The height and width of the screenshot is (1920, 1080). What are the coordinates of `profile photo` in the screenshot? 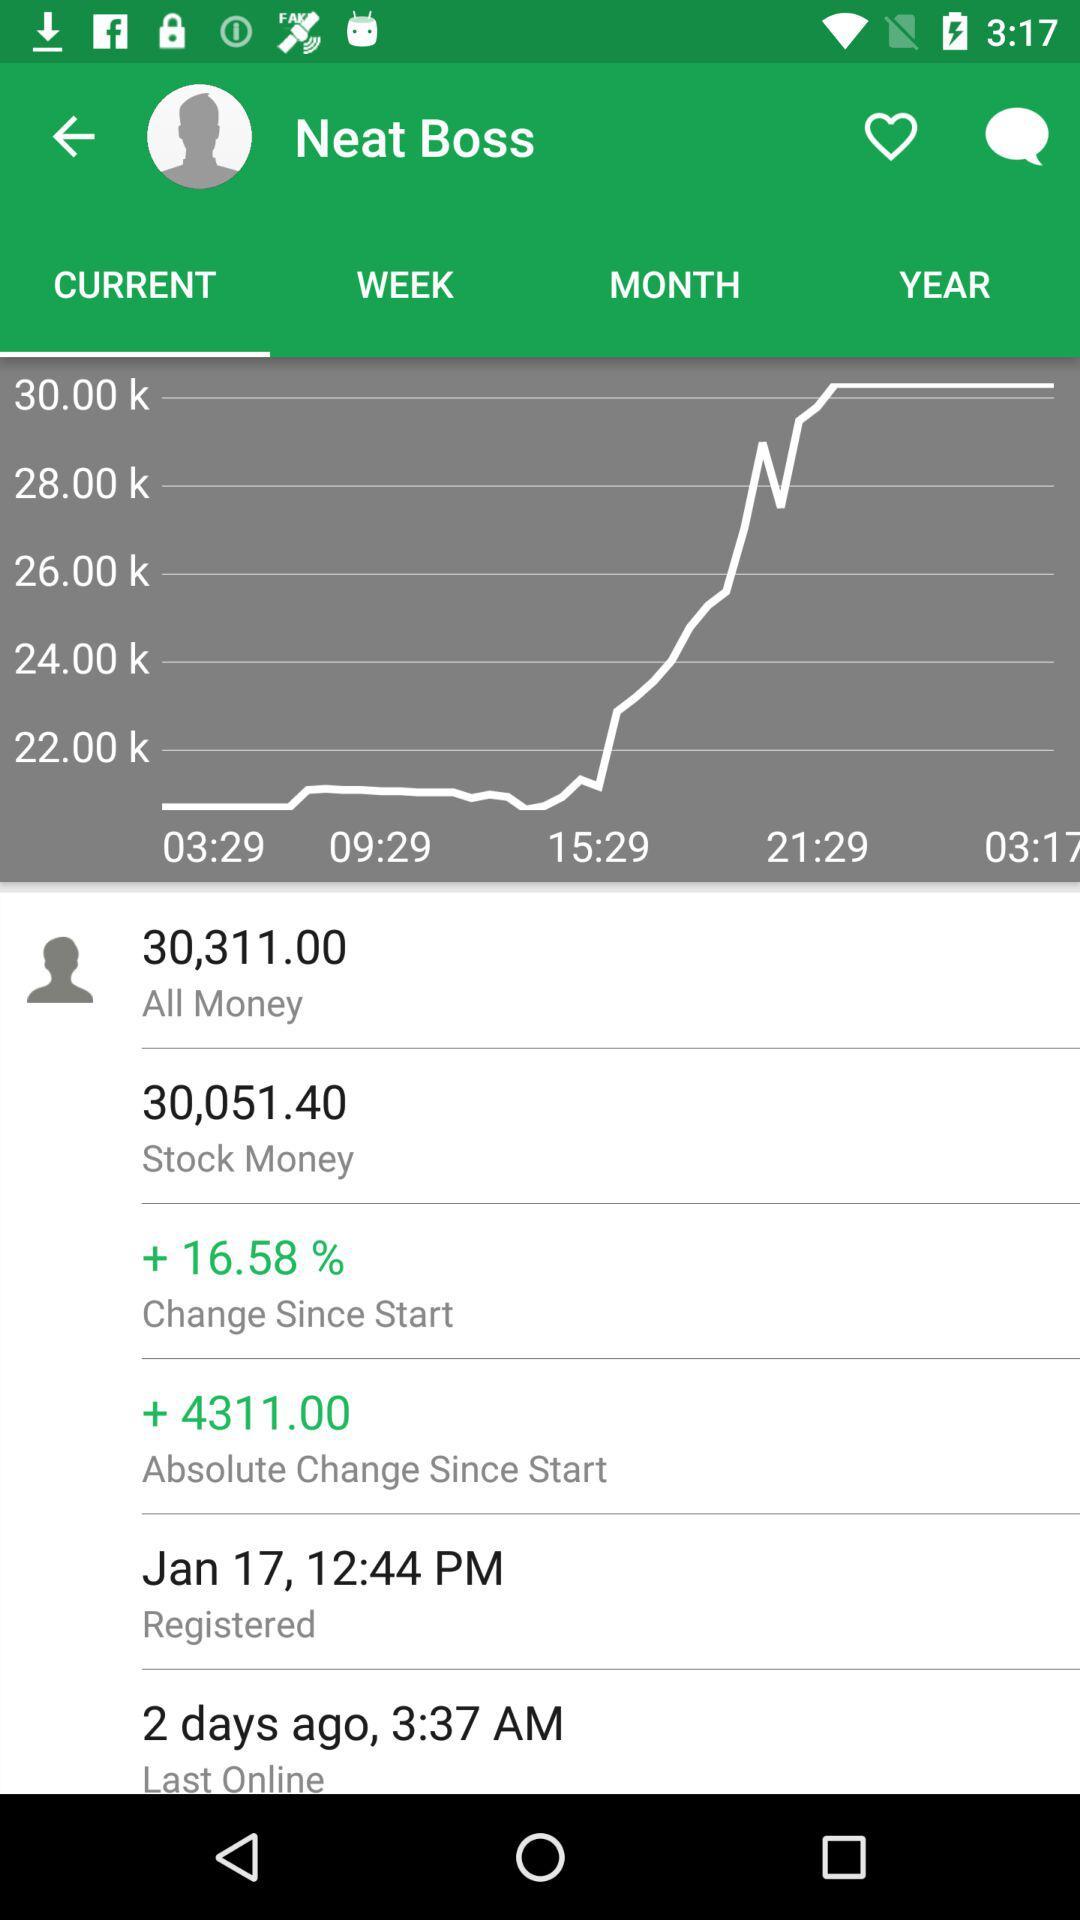 It's located at (199, 135).